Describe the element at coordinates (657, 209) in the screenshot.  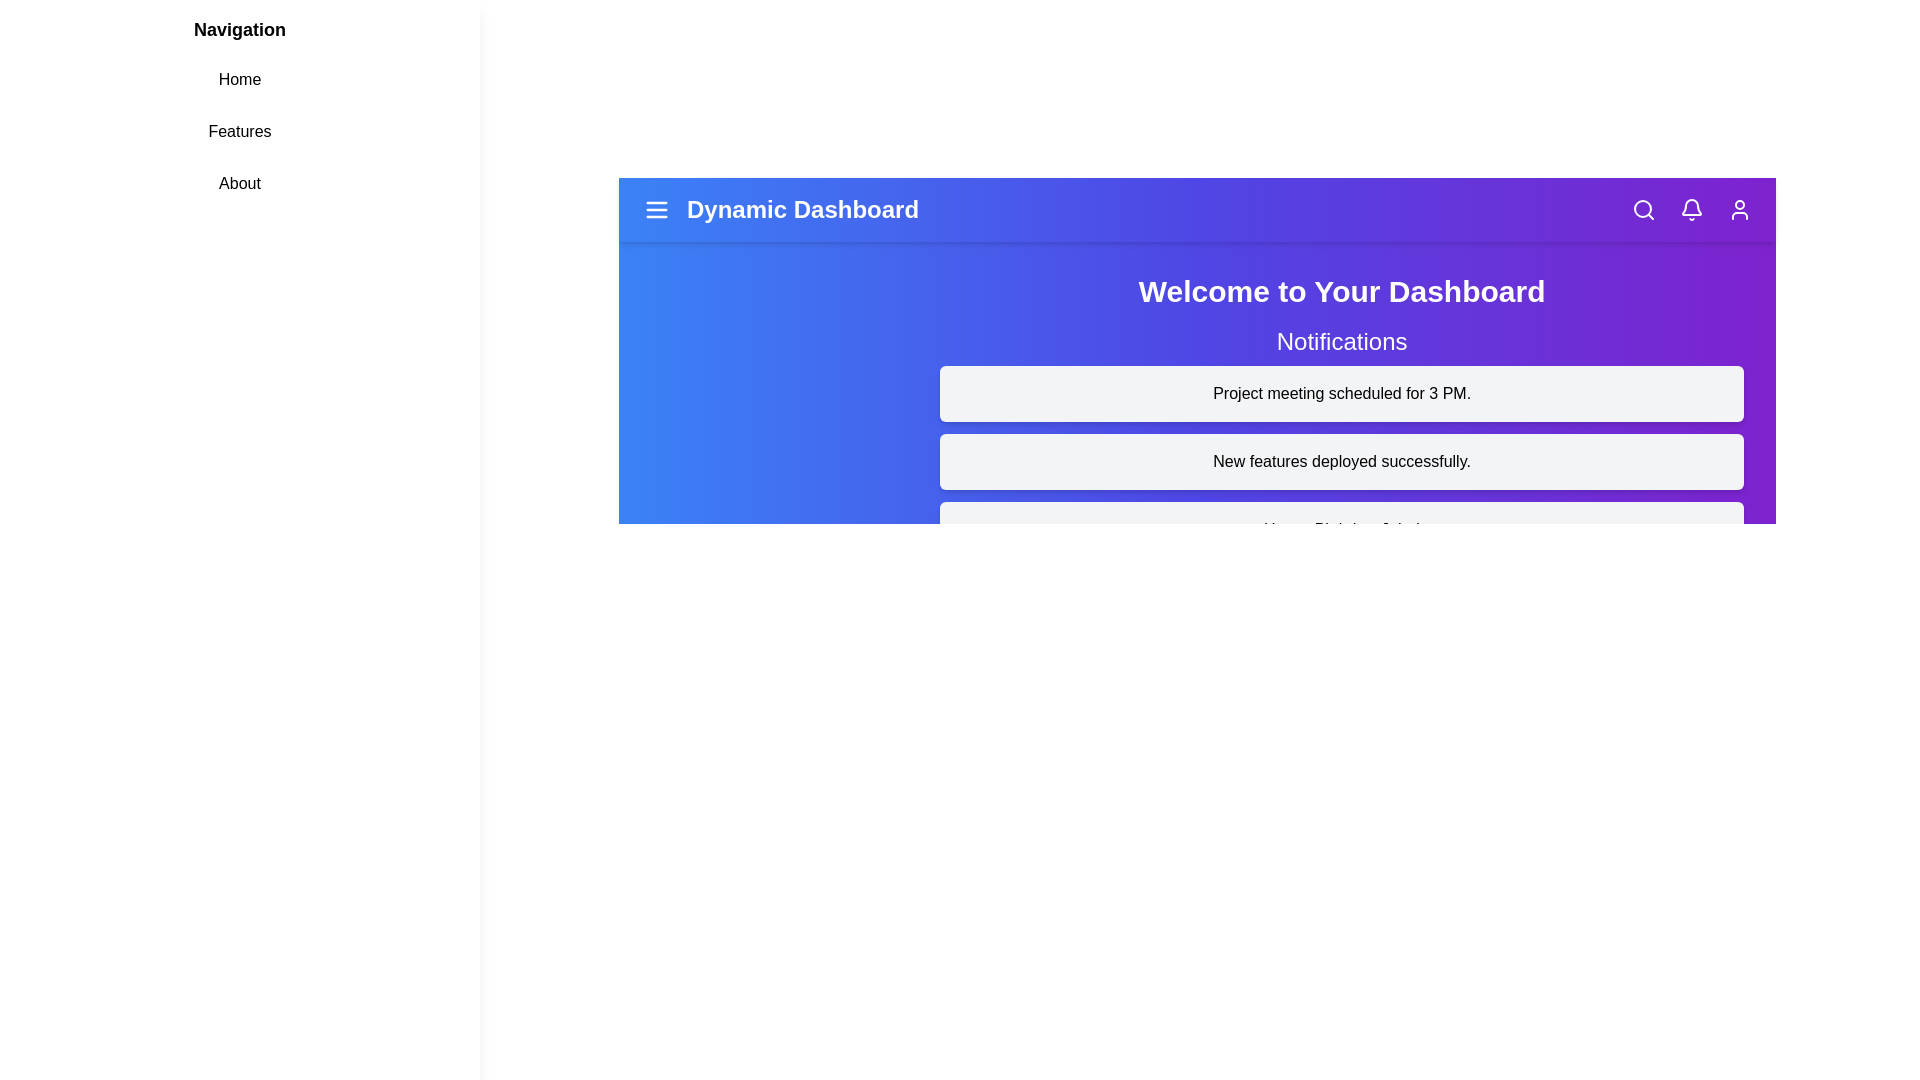
I see `the menu icon to toggle the menu visibility` at that location.